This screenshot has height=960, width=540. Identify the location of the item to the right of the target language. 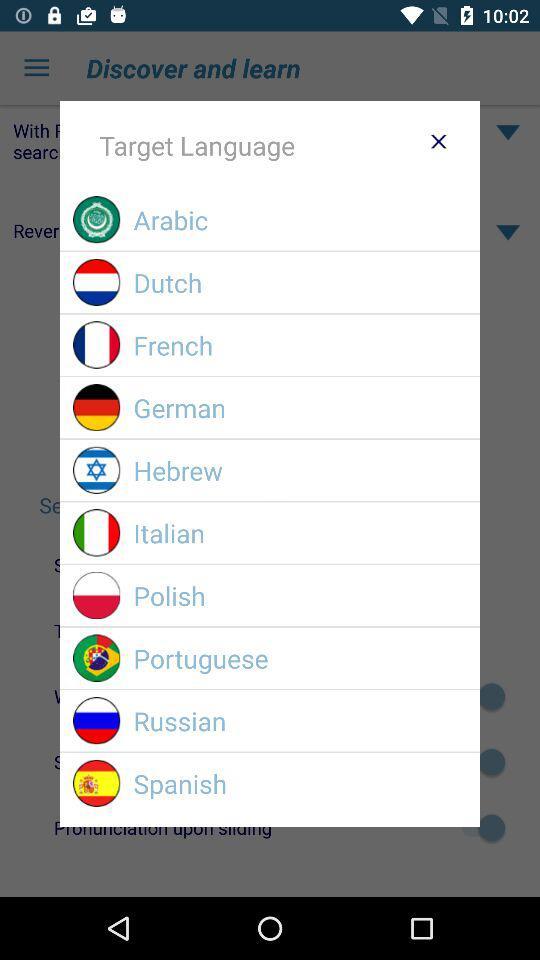
(437, 140).